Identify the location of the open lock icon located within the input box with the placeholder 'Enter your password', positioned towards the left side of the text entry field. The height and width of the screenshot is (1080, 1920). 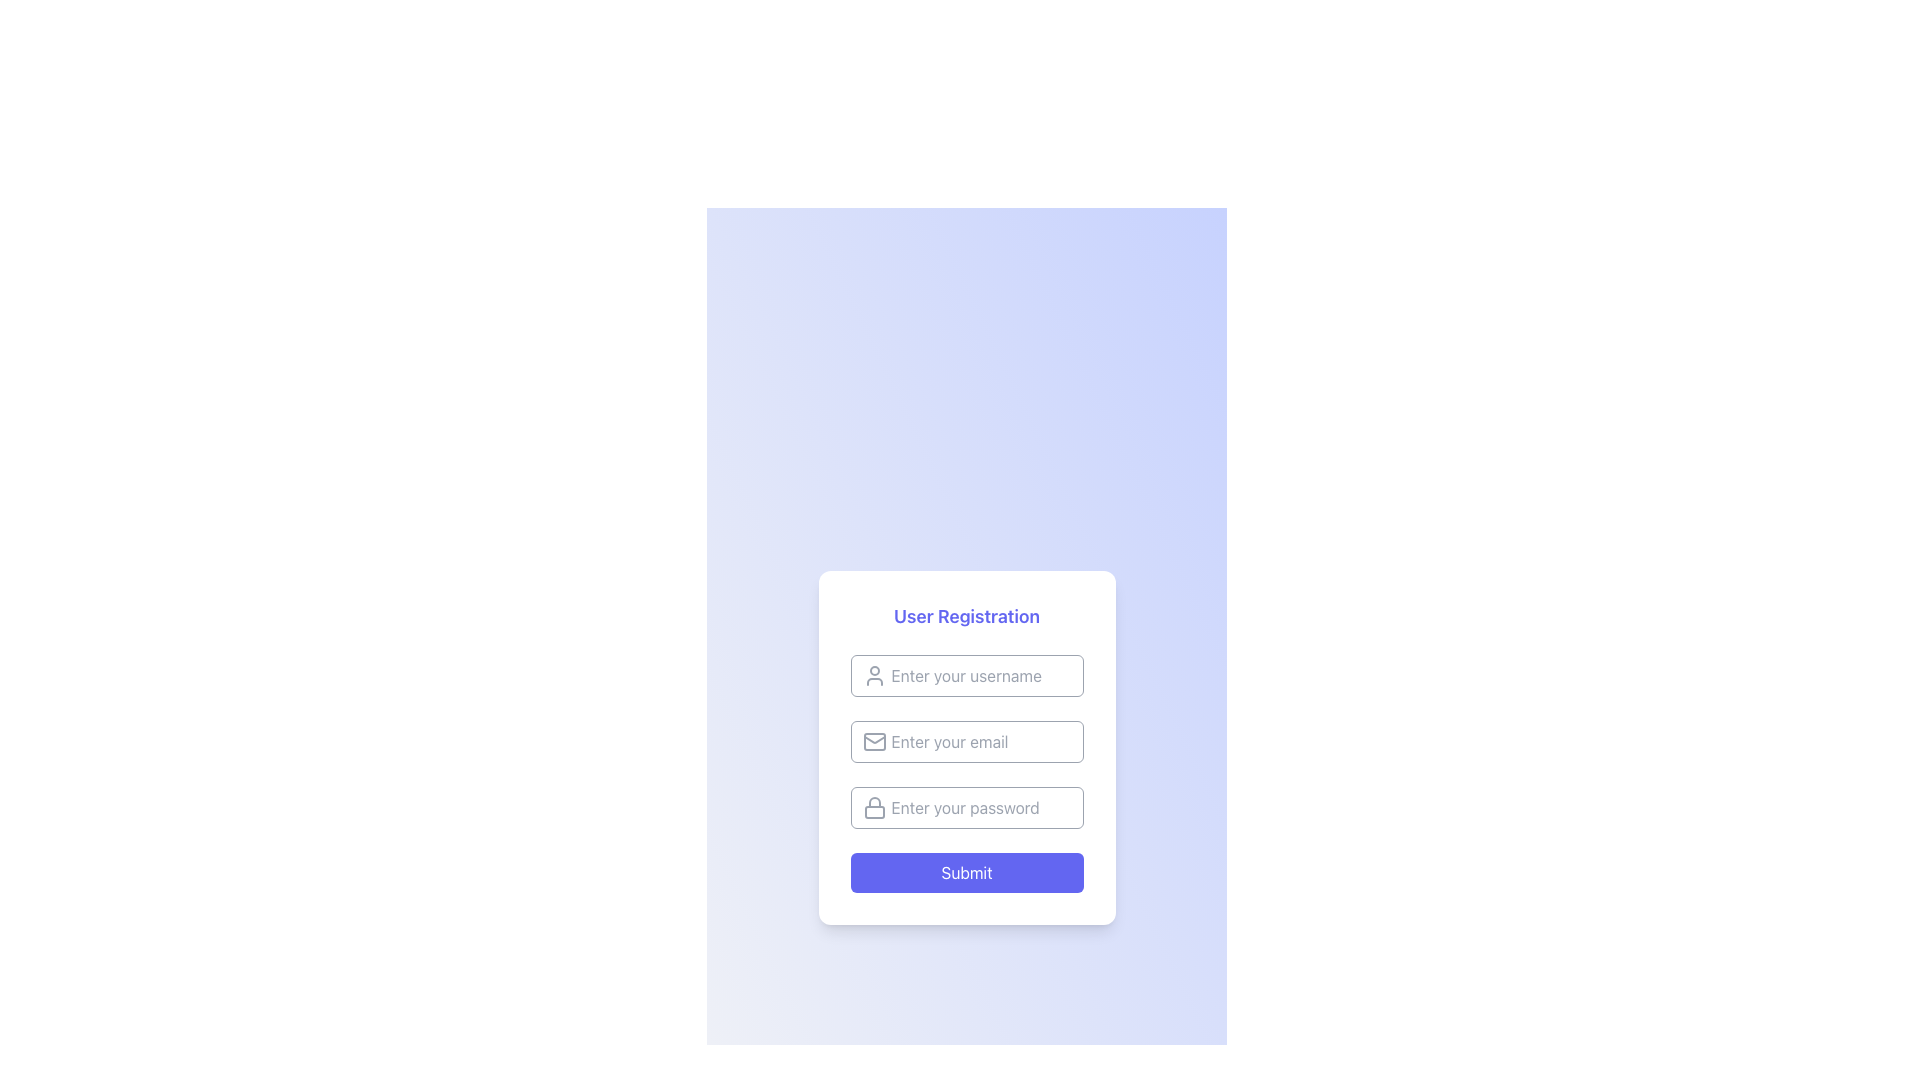
(874, 801).